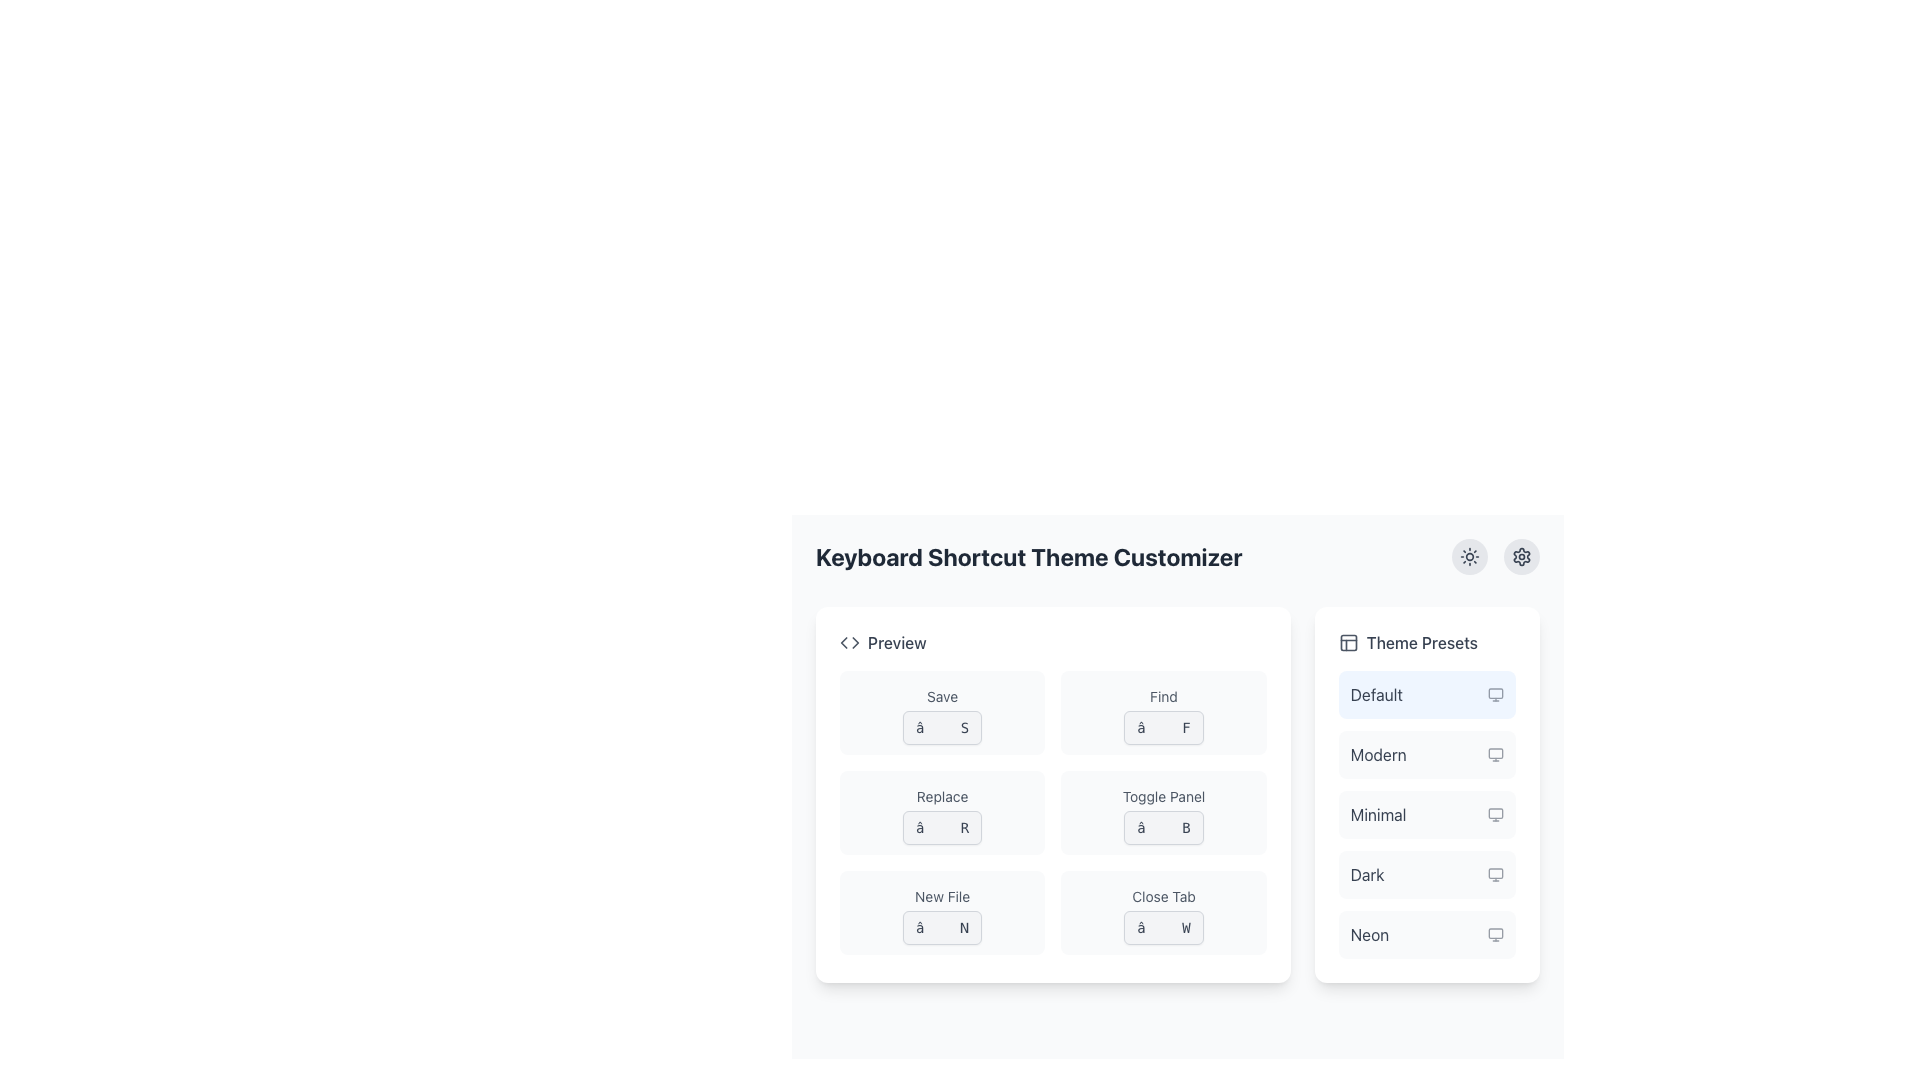 This screenshot has height=1080, width=1920. What do you see at coordinates (941, 796) in the screenshot?
I see `the 'Replace' text label` at bounding box center [941, 796].